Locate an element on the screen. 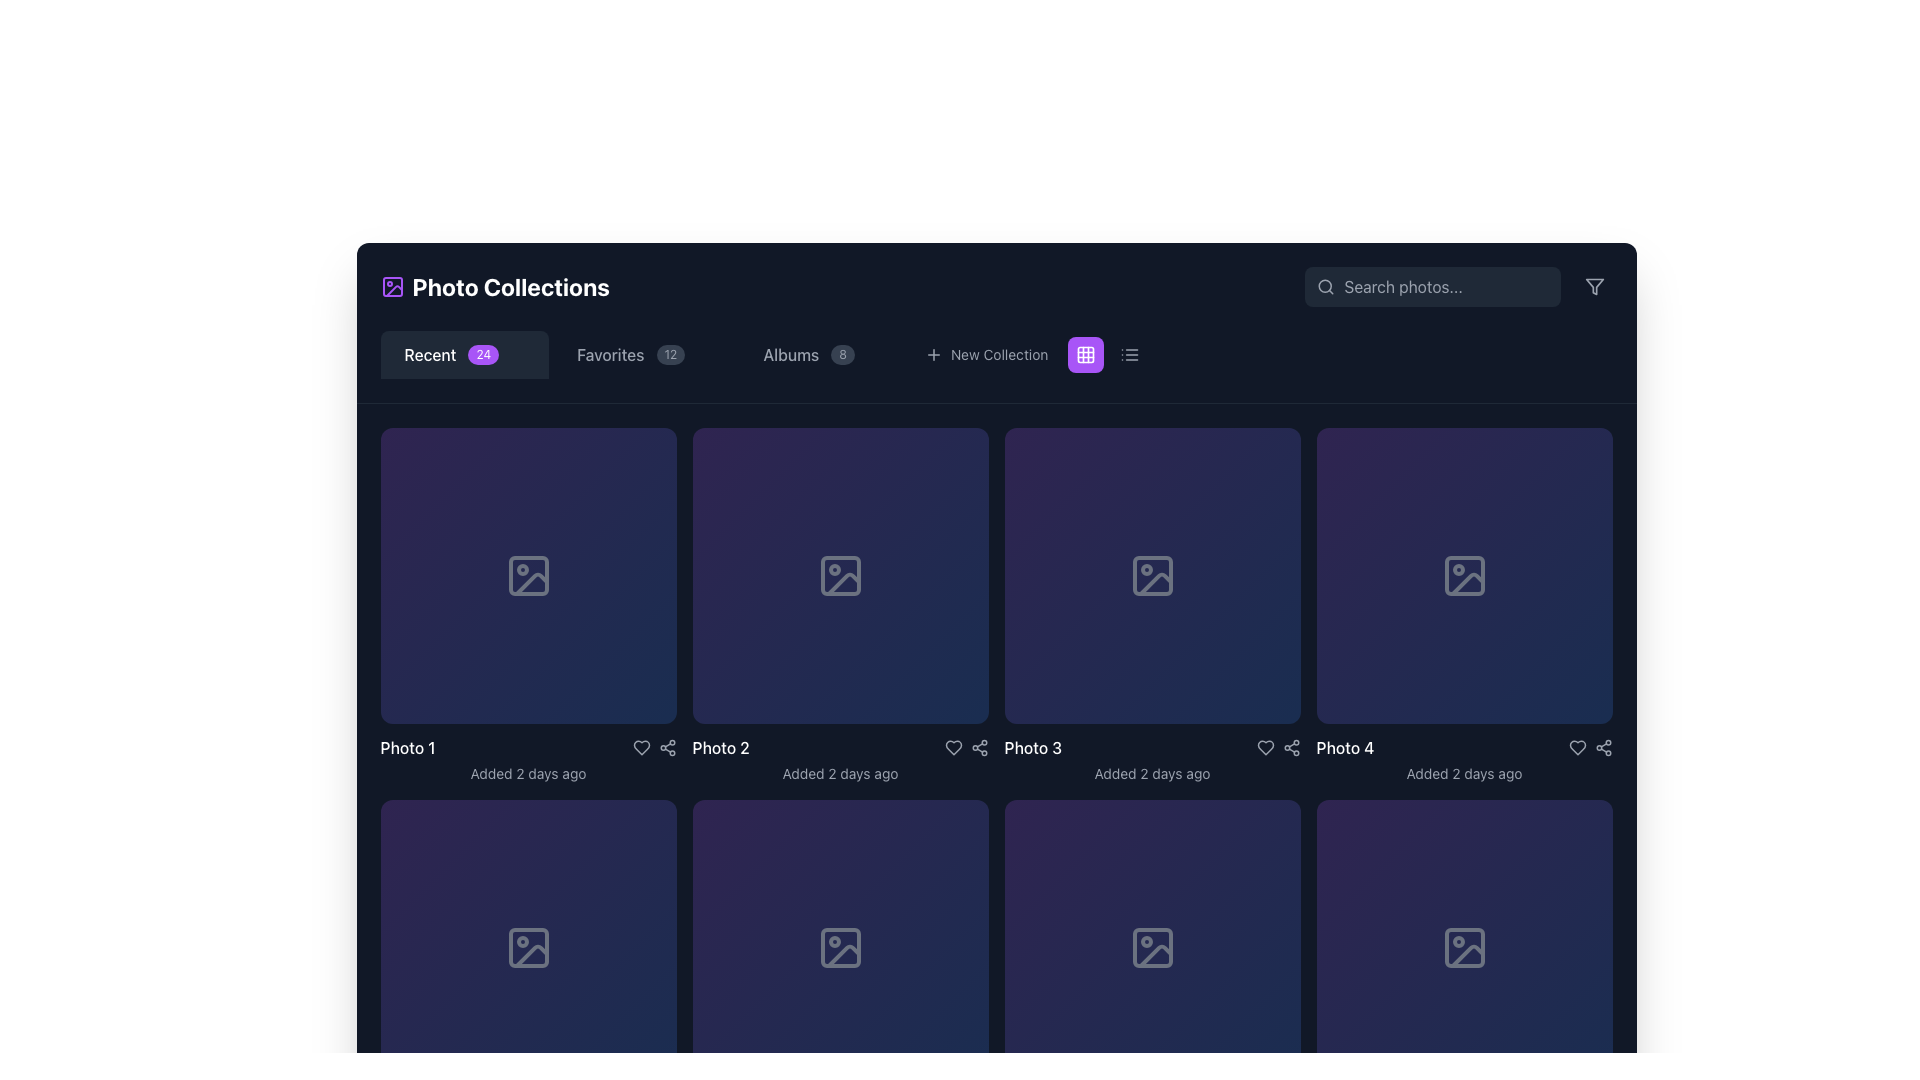  the Counter label that displays the number of items associated with the 'Favorites' category, positioned to the right of the text 'Favorites' in the horizontal navigation bar is located at coordinates (670, 353).